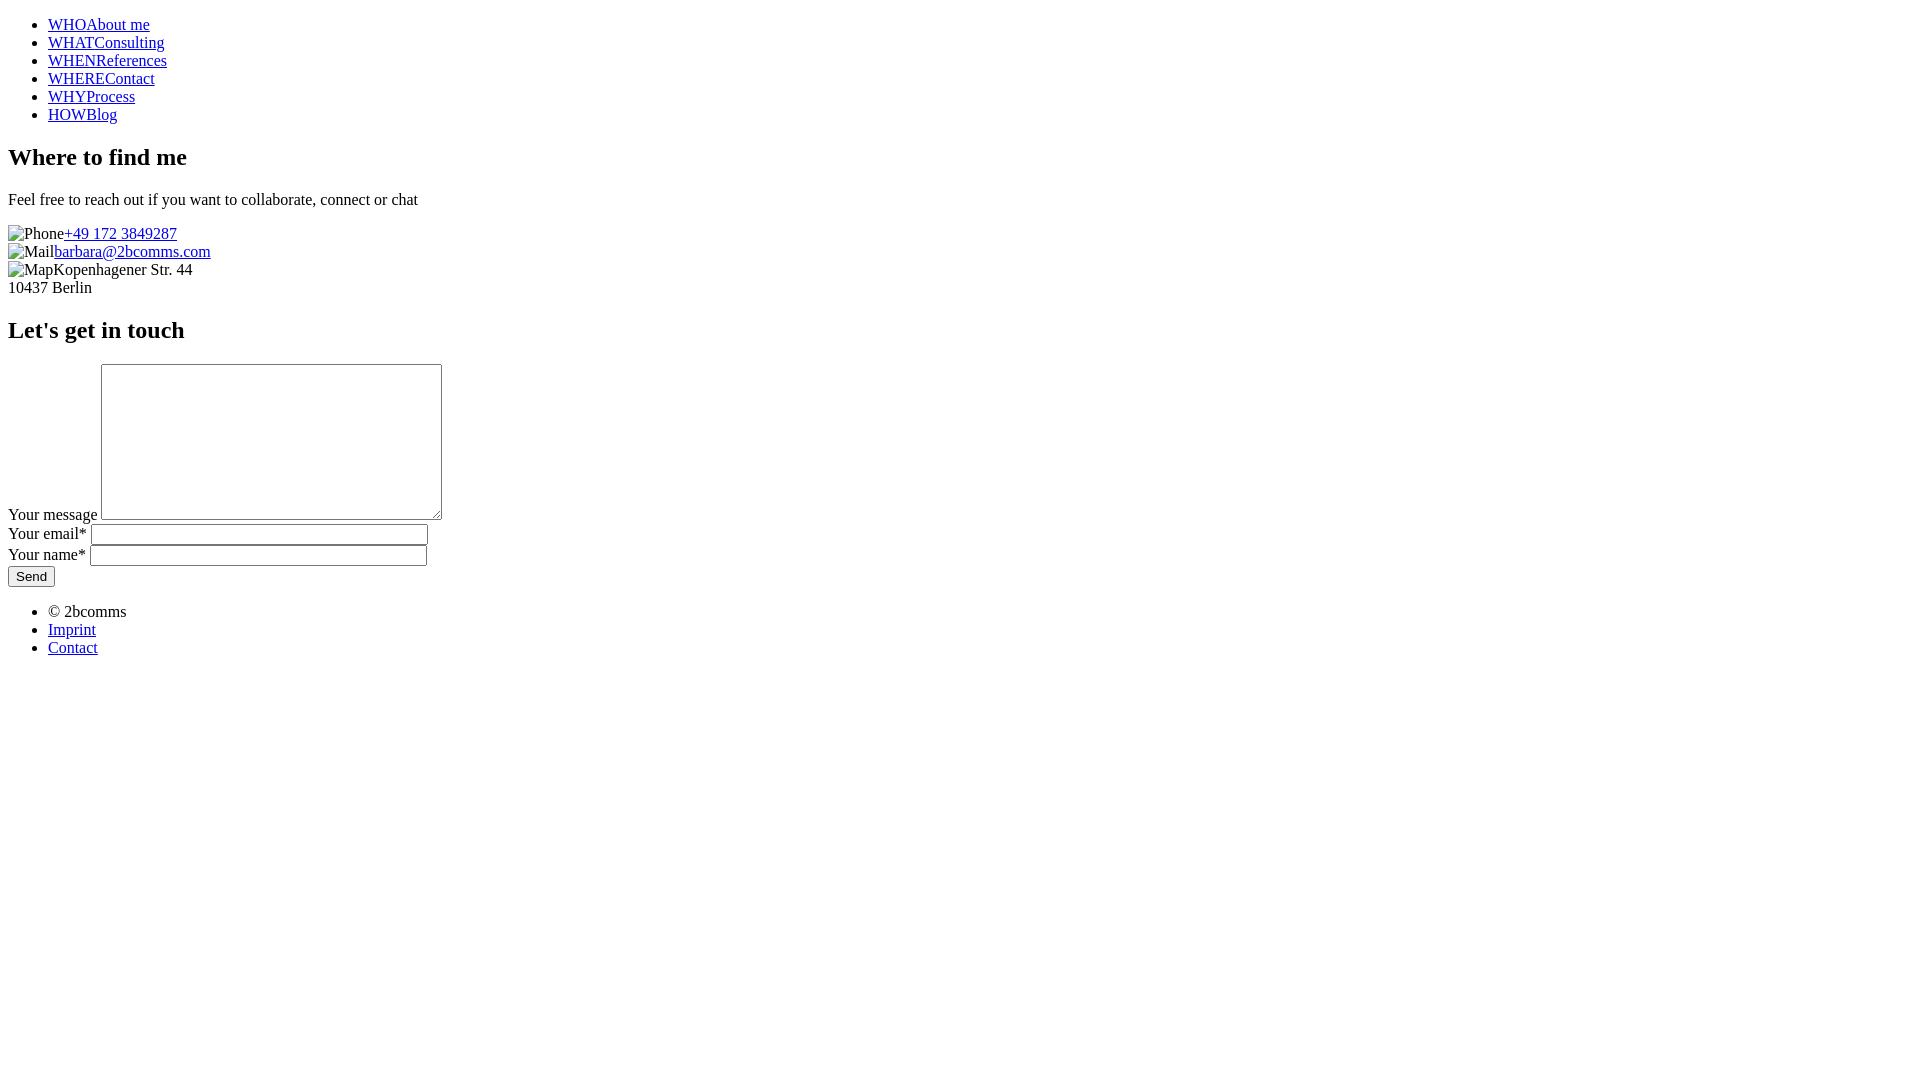  I want to click on 'HOWBlog', so click(81, 114).